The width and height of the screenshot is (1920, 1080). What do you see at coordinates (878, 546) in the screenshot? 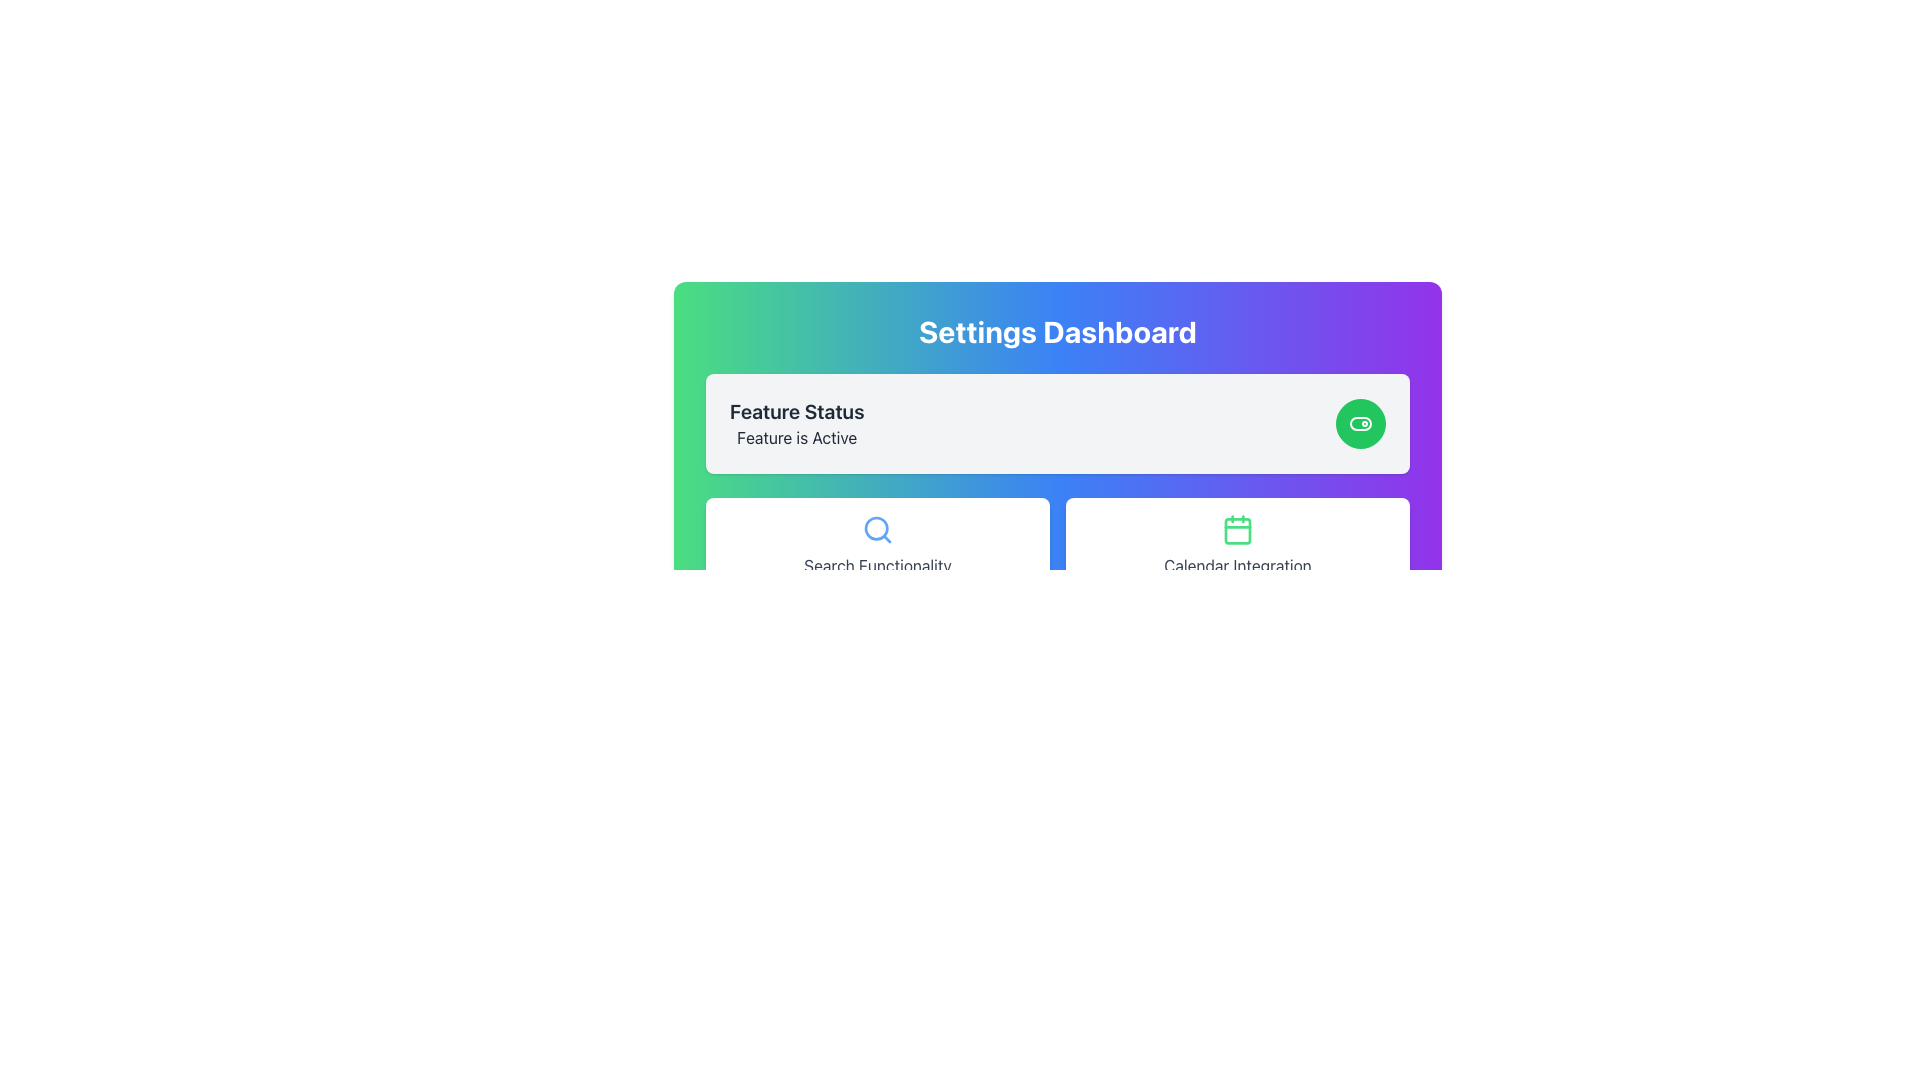
I see `the 'Search Functionality' card, which has a white background and gray text, located in the Settings Dashboard section` at bounding box center [878, 546].